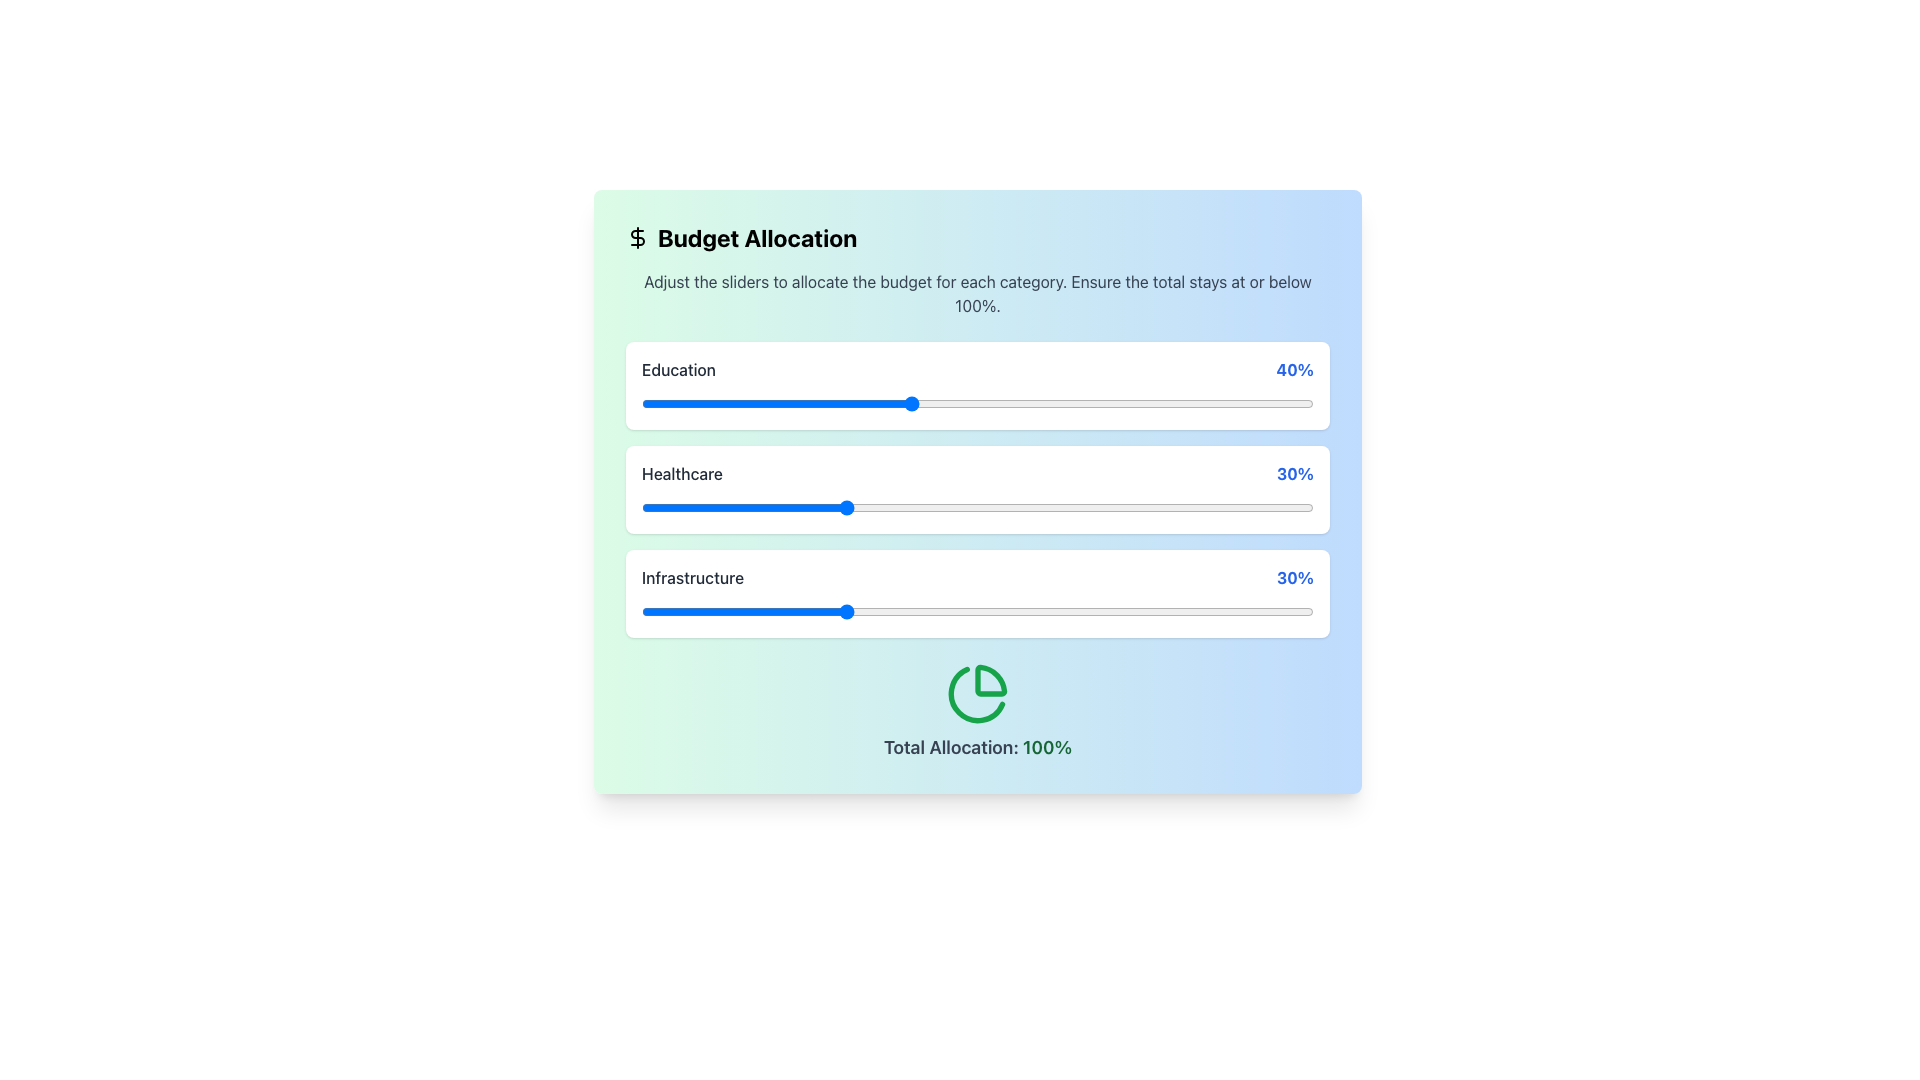 This screenshot has height=1080, width=1920. What do you see at coordinates (943, 507) in the screenshot?
I see `healthcare allocation` at bounding box center [943, 507].